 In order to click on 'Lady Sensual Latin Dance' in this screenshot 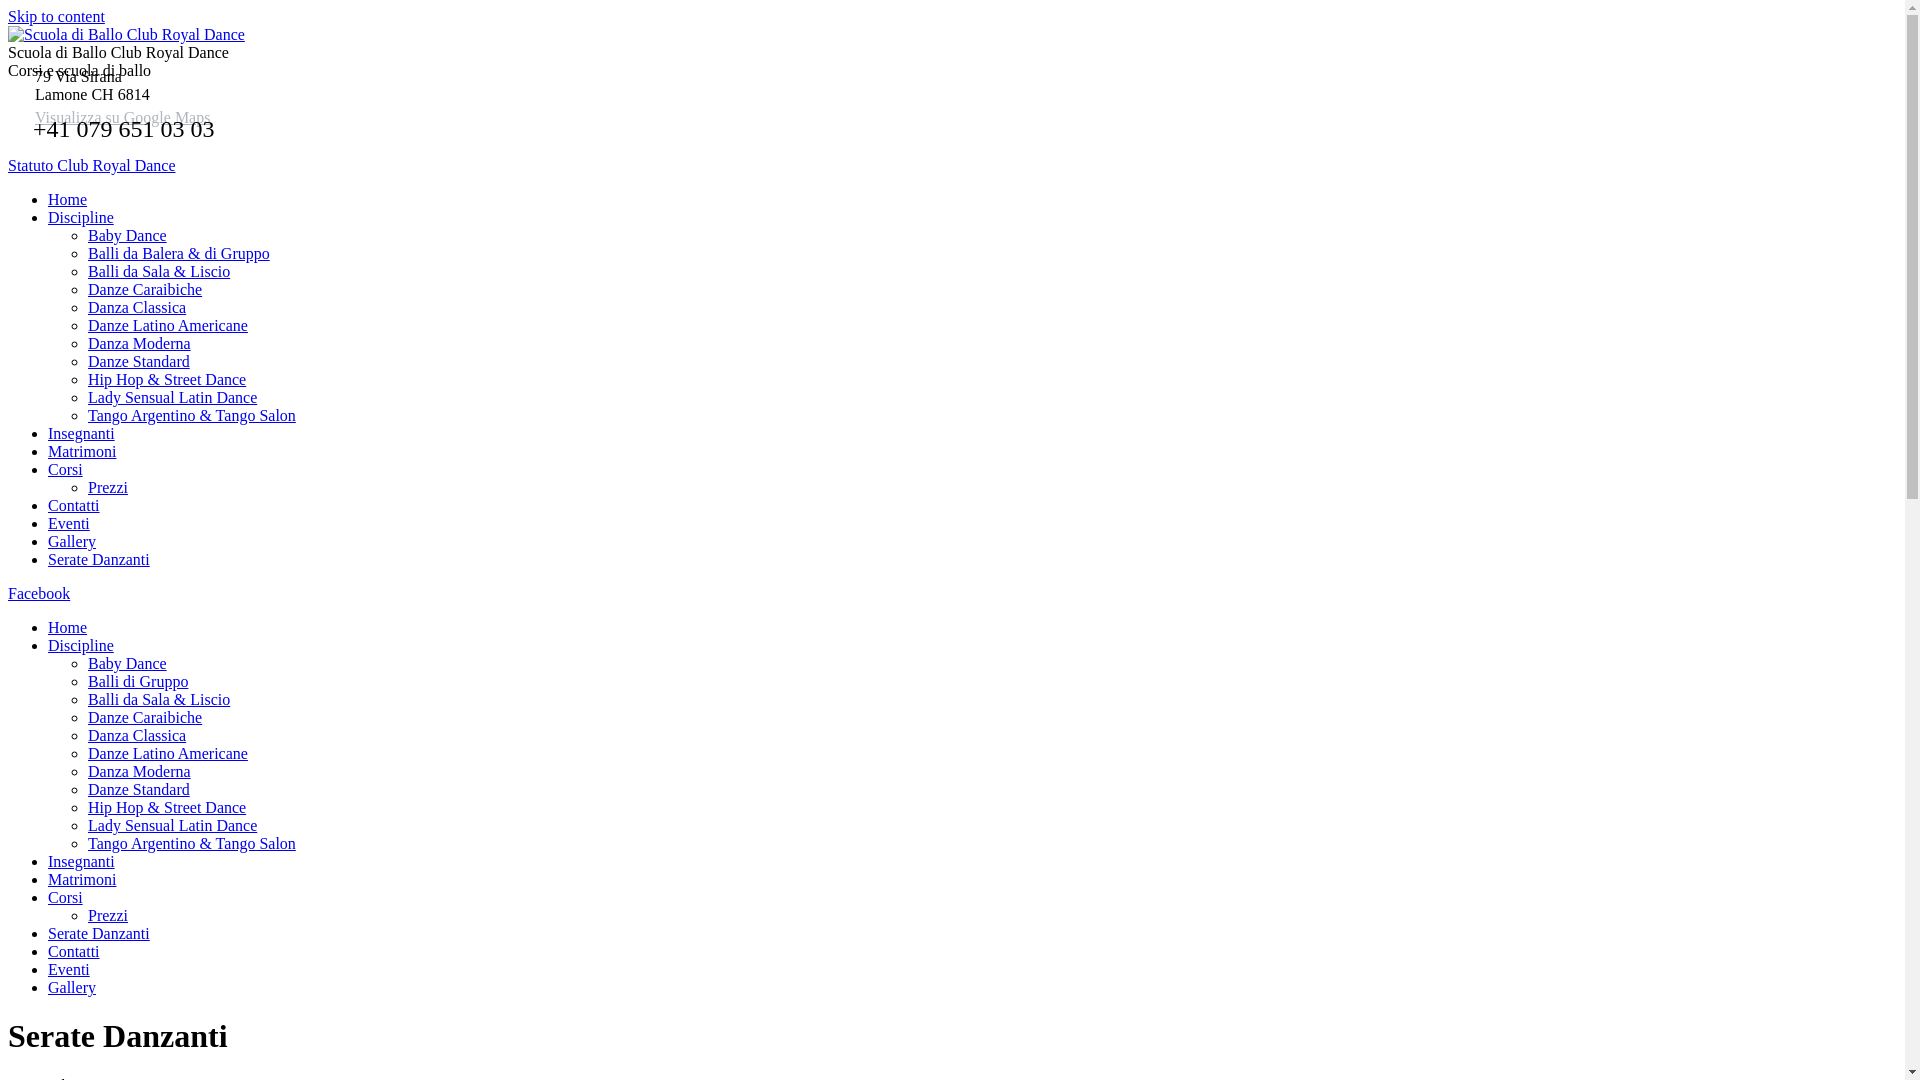, I will do `click(172, 825)`.